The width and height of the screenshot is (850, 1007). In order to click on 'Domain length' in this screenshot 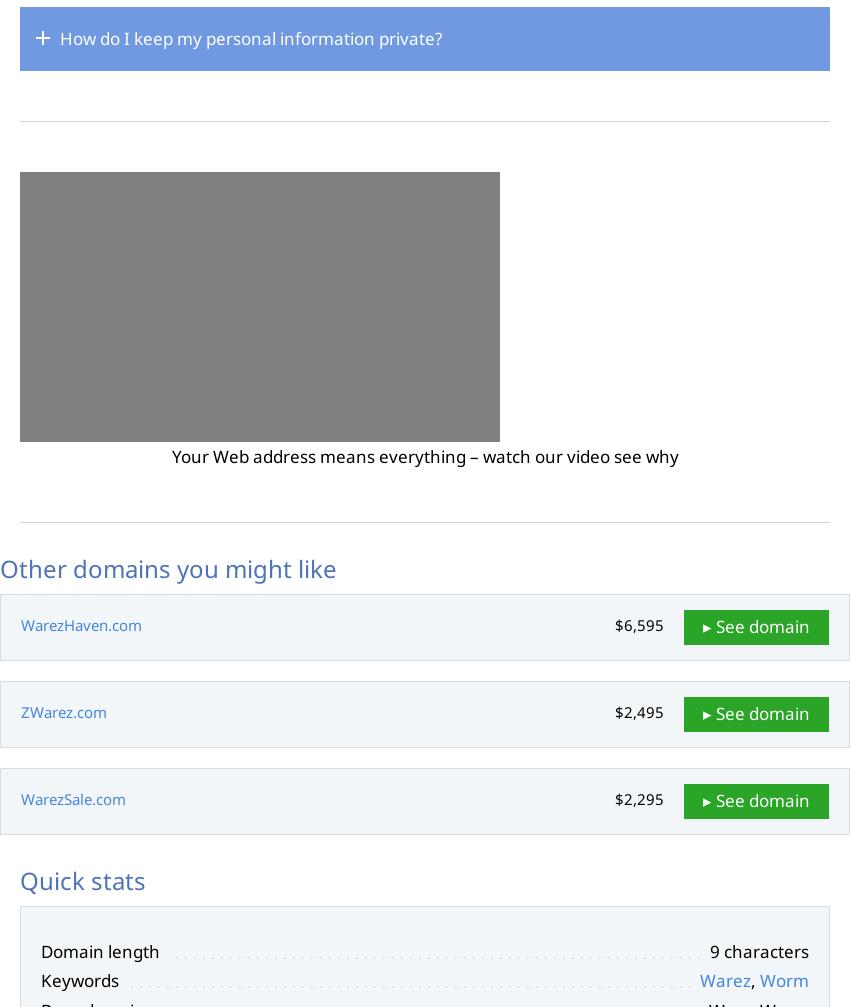, I will do `click(99, 949)`.